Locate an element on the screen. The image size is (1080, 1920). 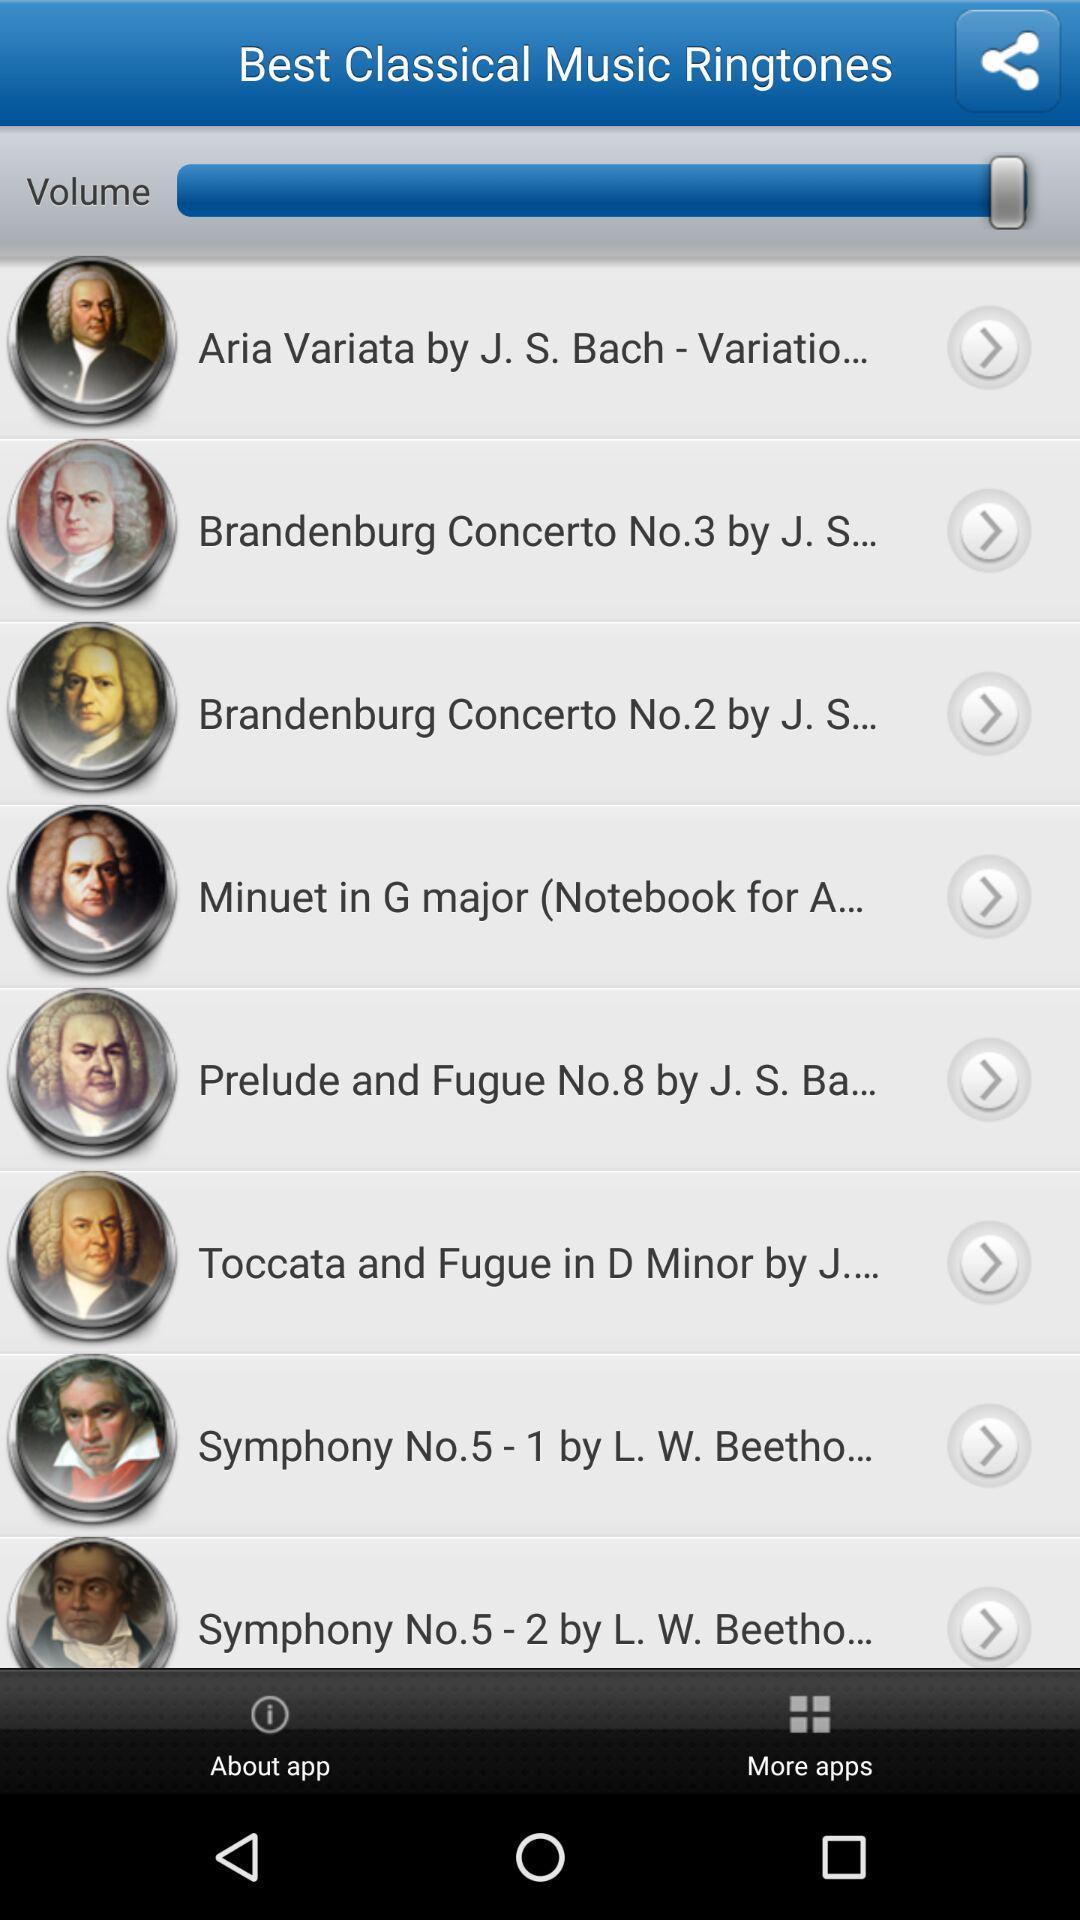
next is located at coordinates (987, 1602).